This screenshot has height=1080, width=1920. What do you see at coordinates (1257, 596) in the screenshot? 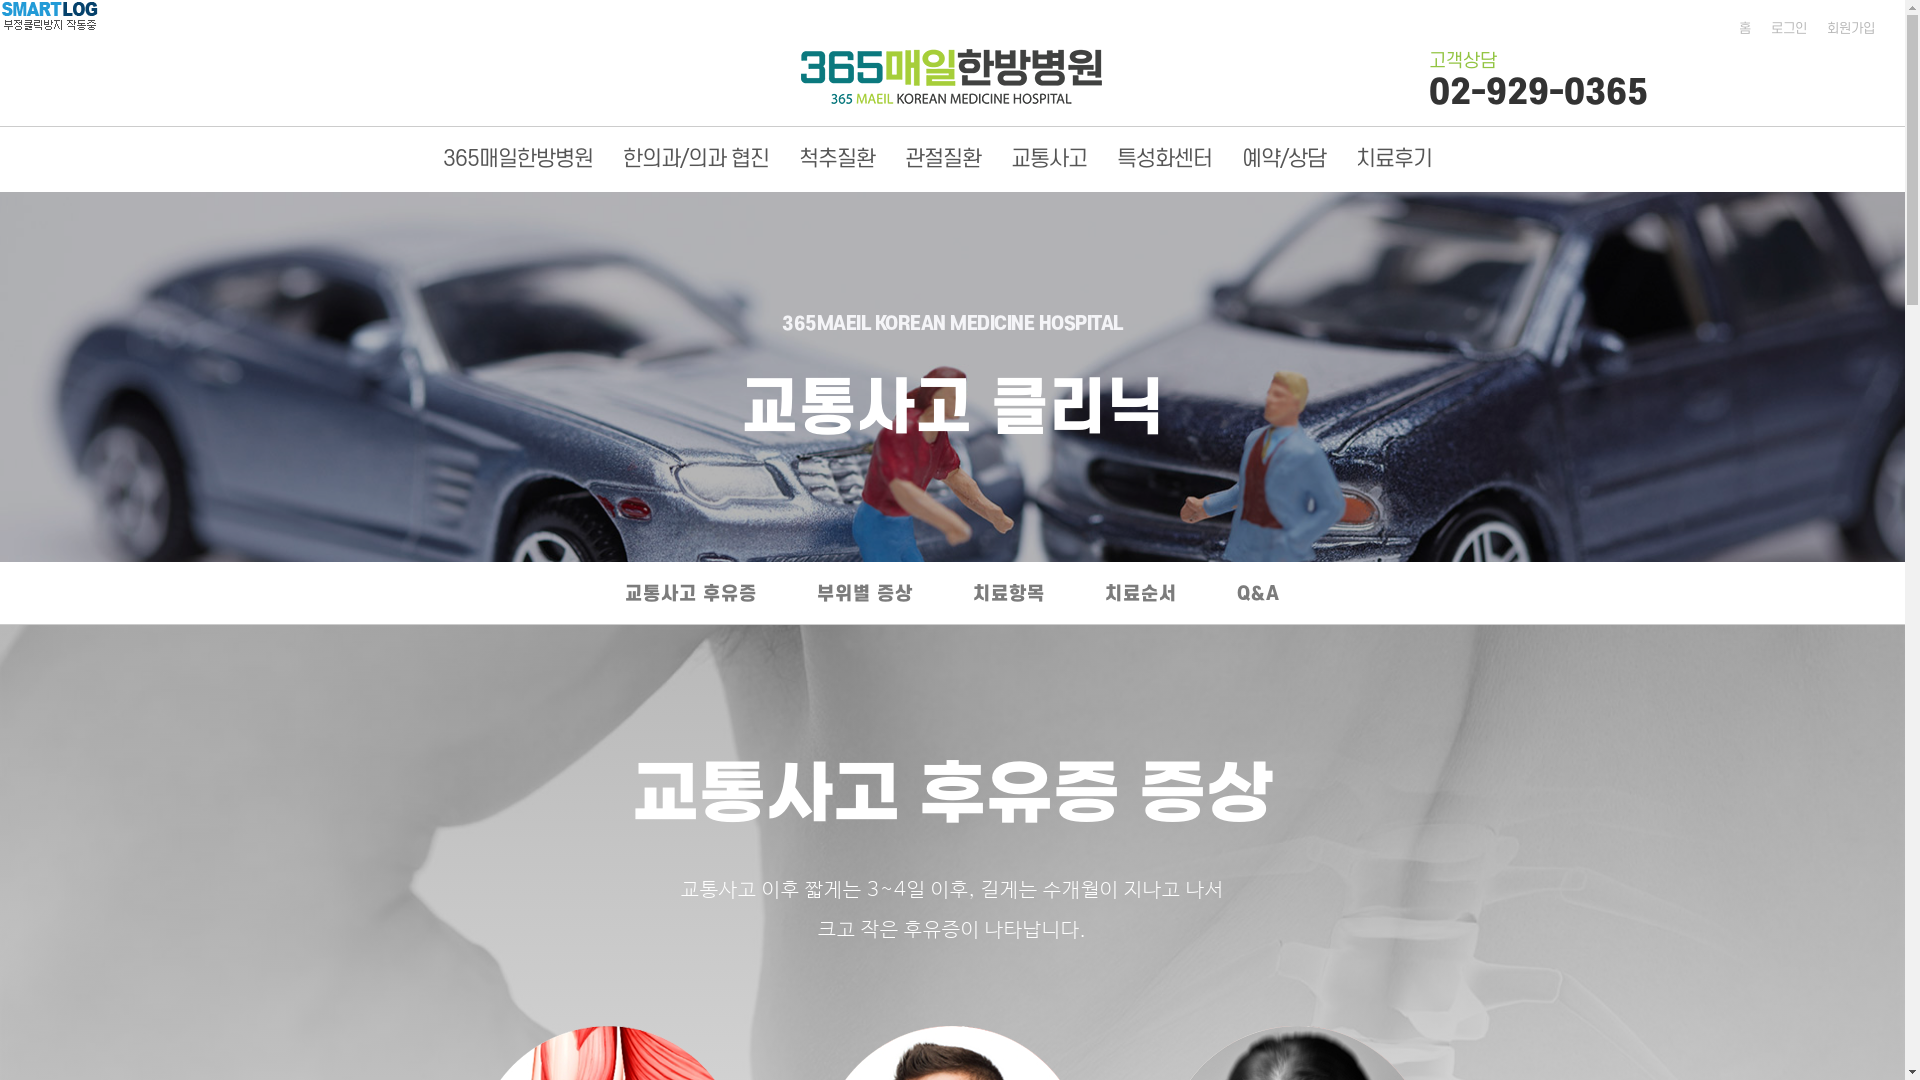
I see `'Q&A'` at bounding box center [1257, 596].